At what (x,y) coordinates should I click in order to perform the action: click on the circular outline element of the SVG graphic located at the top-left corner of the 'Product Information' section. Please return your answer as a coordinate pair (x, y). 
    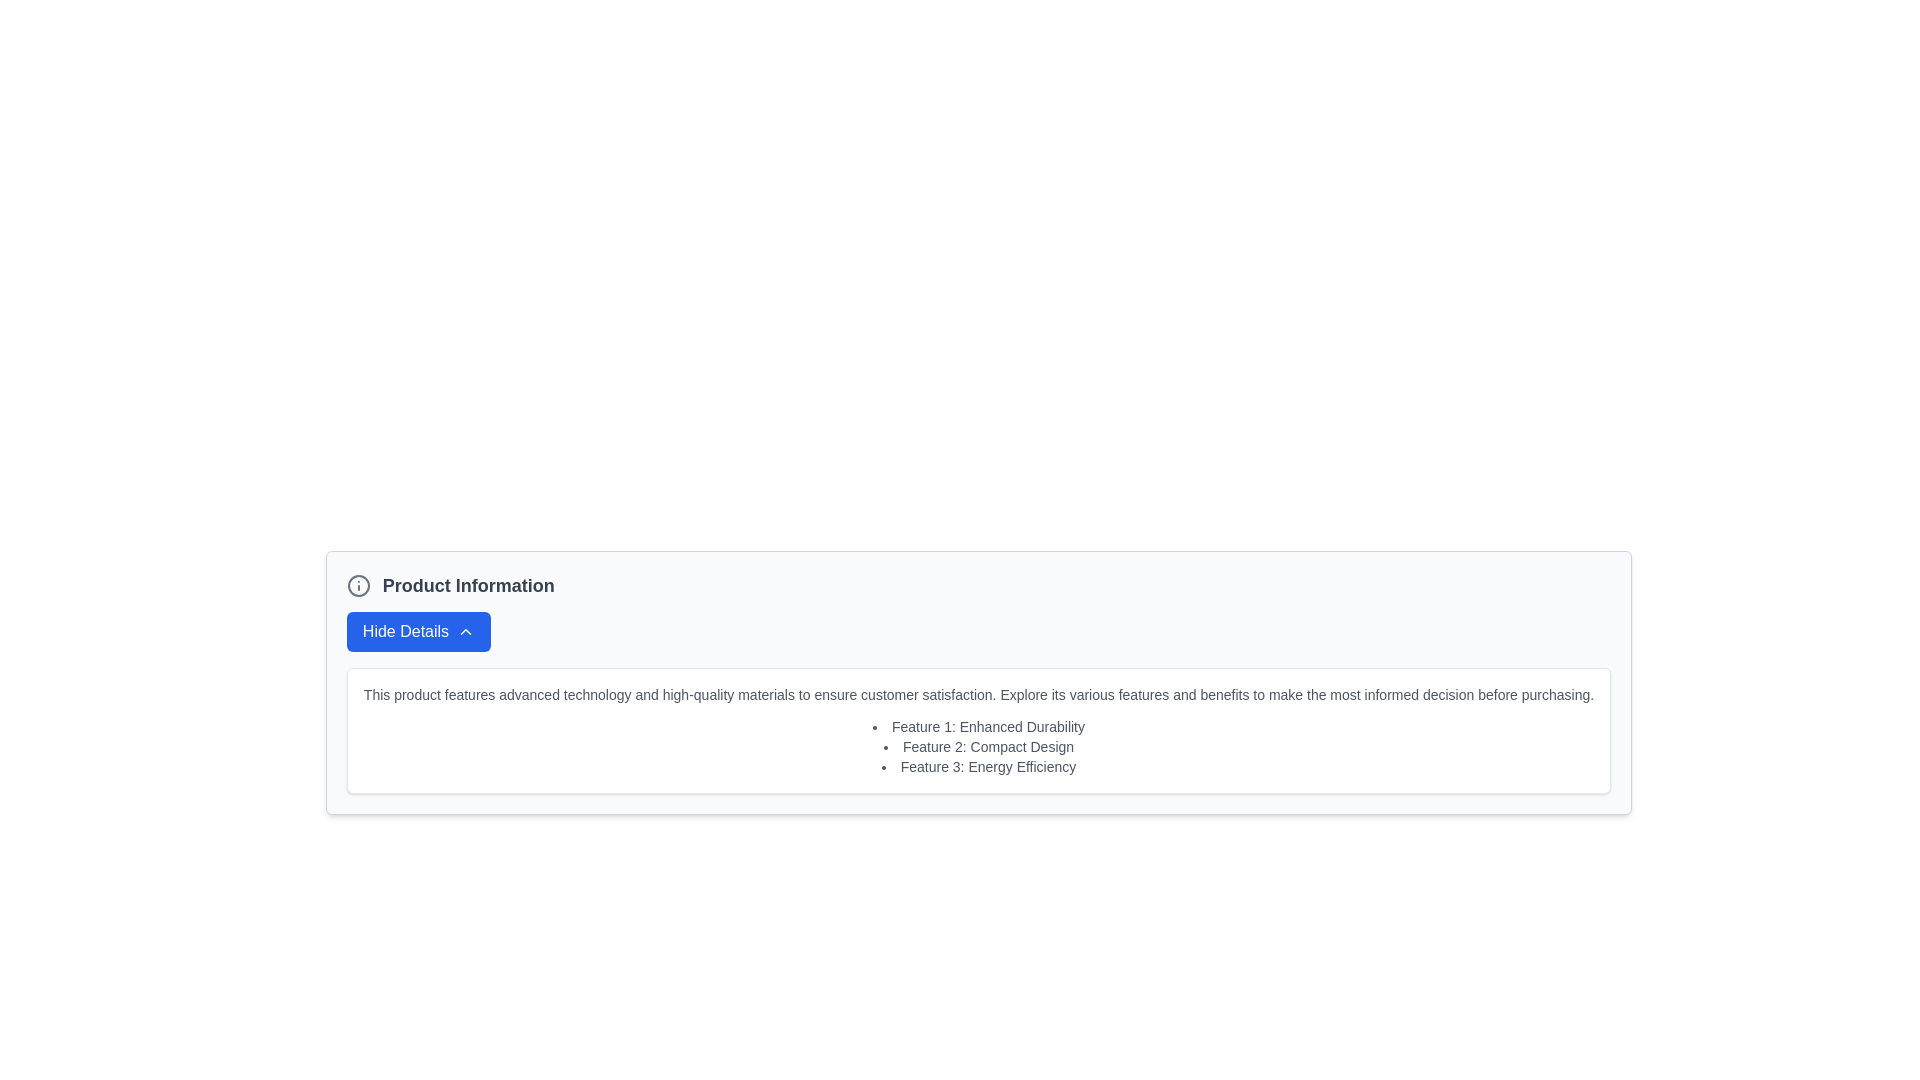
    Looking at the image, I should click on (358, 585).